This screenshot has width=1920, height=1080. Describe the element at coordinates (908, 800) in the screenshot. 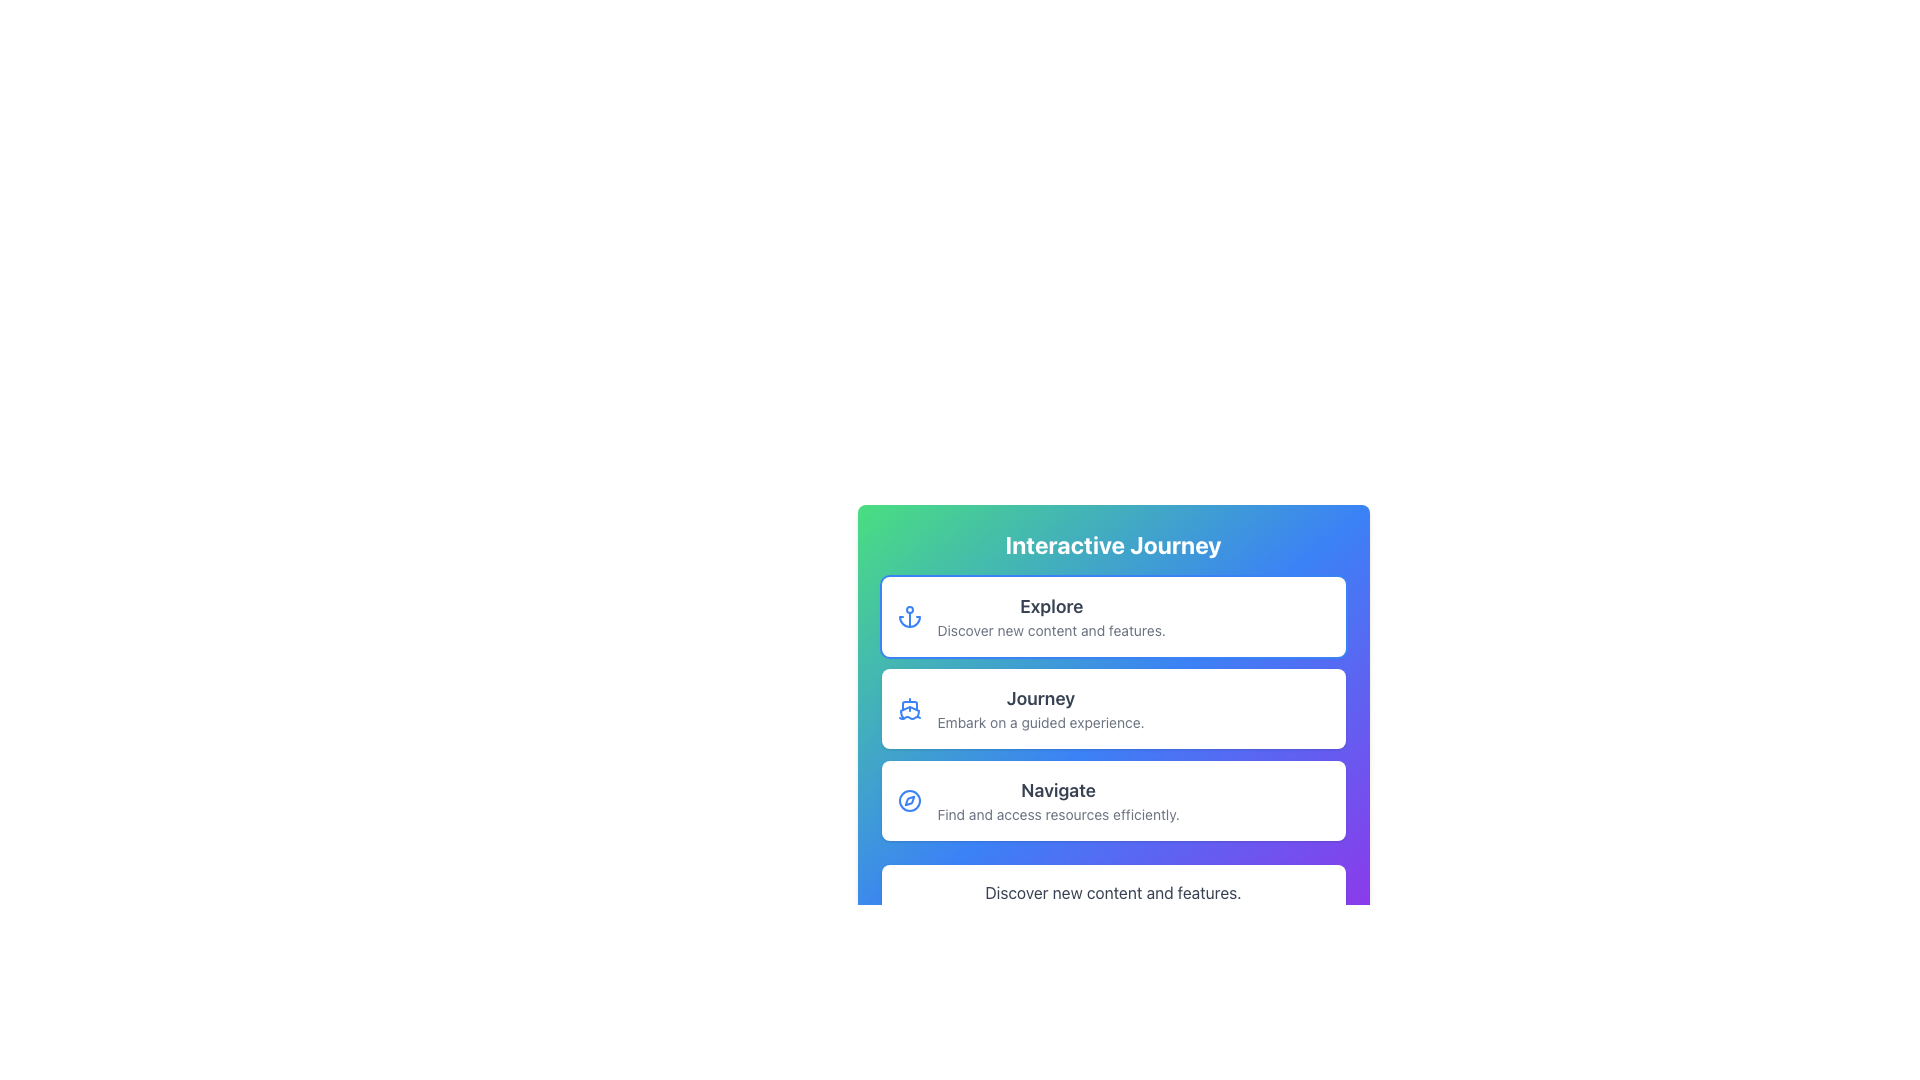

I see `the blue compass icon located at the leftmost side of the 'Navigate' card in the vertical stack of options` at that location.